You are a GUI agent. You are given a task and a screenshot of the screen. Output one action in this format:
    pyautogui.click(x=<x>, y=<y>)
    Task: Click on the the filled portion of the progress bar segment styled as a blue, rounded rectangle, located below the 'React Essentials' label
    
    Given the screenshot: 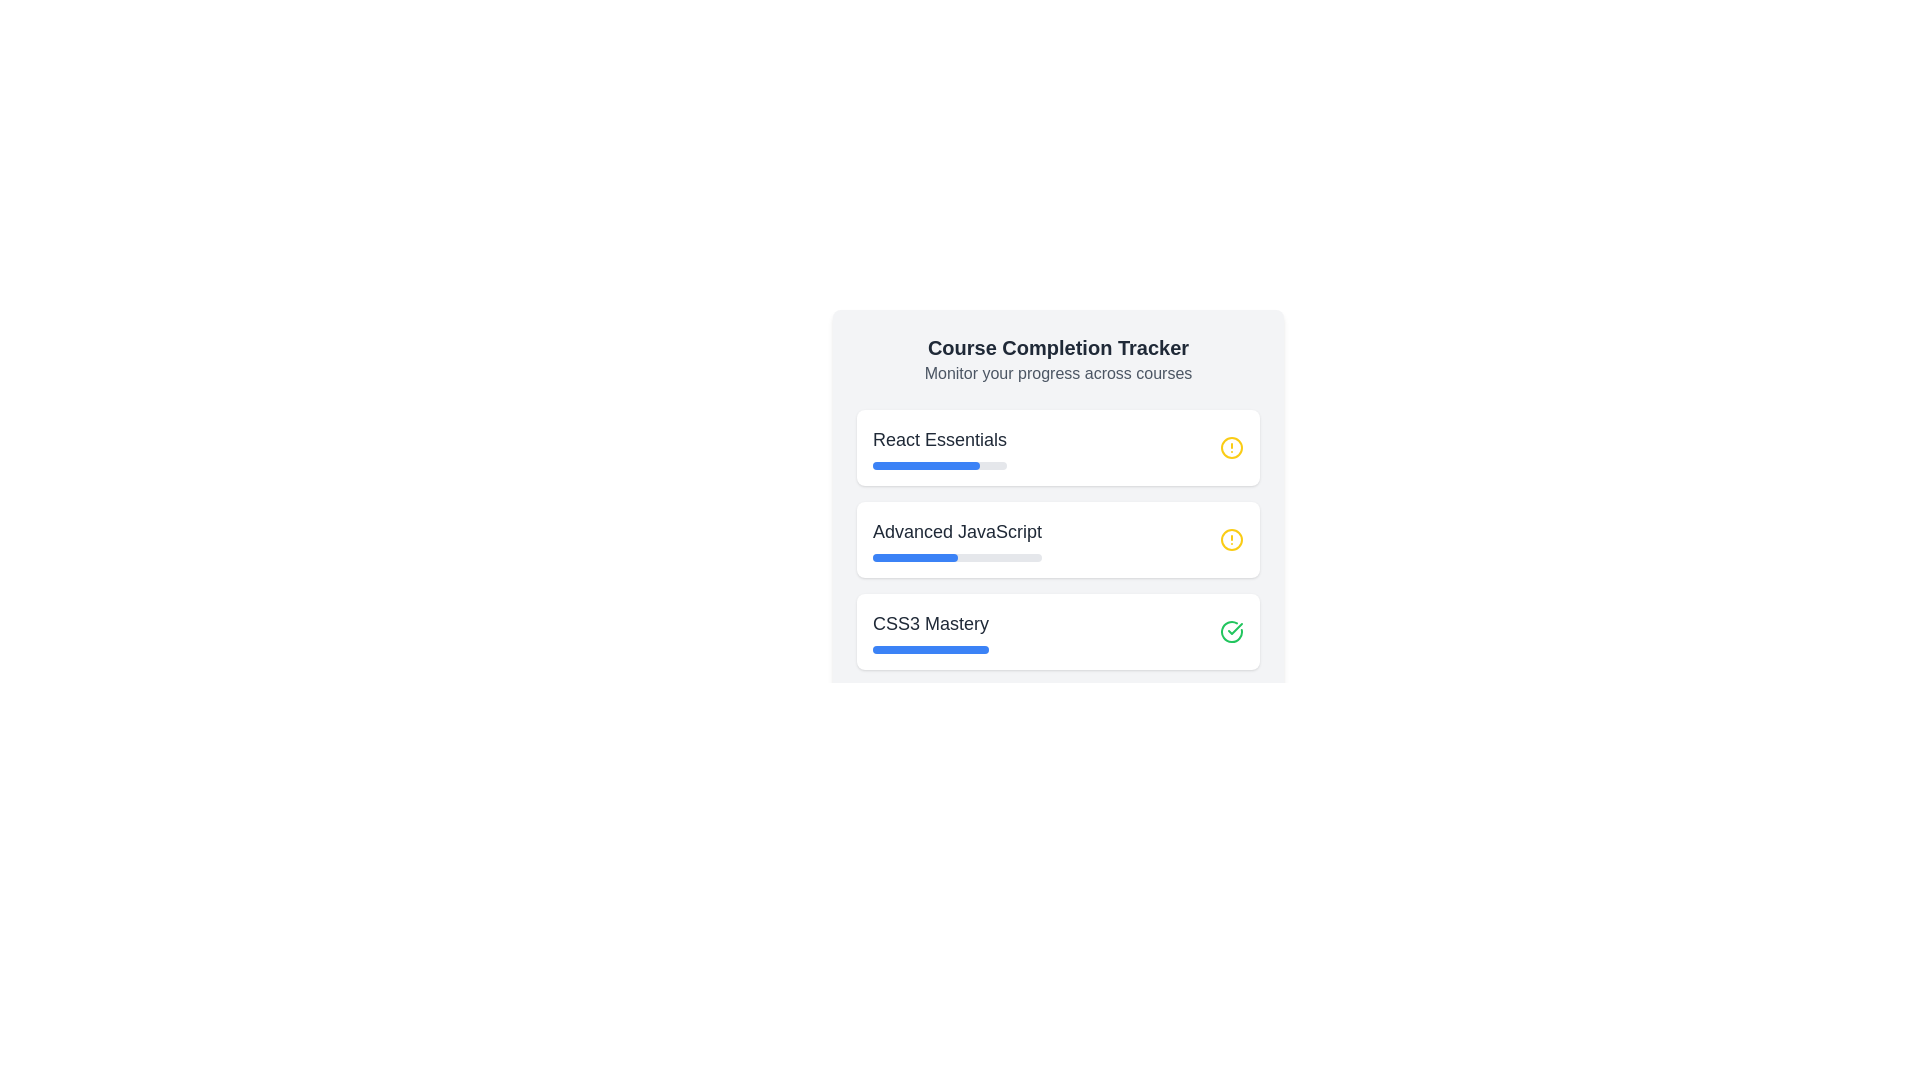 What is the action you would take?
    pyautogui.click(x=925, y=466)
    